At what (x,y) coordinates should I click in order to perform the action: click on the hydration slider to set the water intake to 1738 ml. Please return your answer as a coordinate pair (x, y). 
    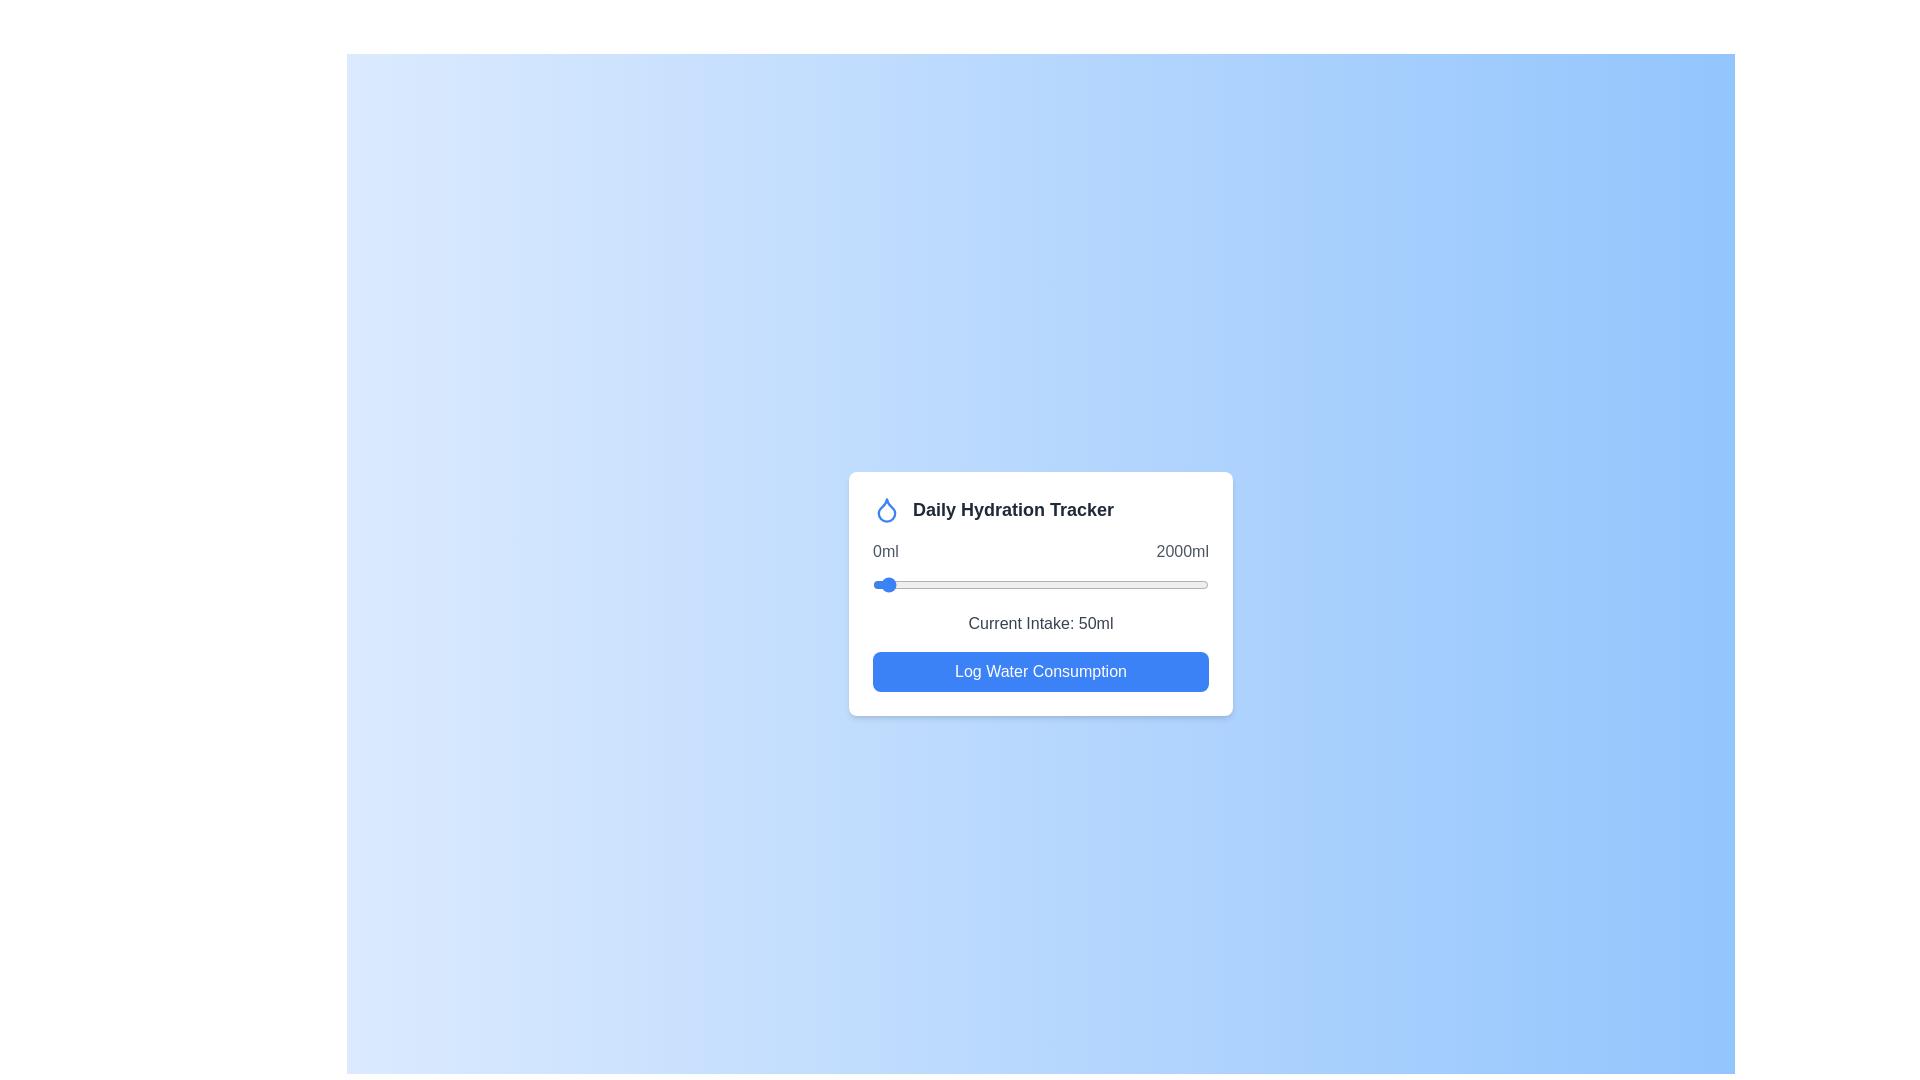
    Looking at the image, I should click on (1165, 585).